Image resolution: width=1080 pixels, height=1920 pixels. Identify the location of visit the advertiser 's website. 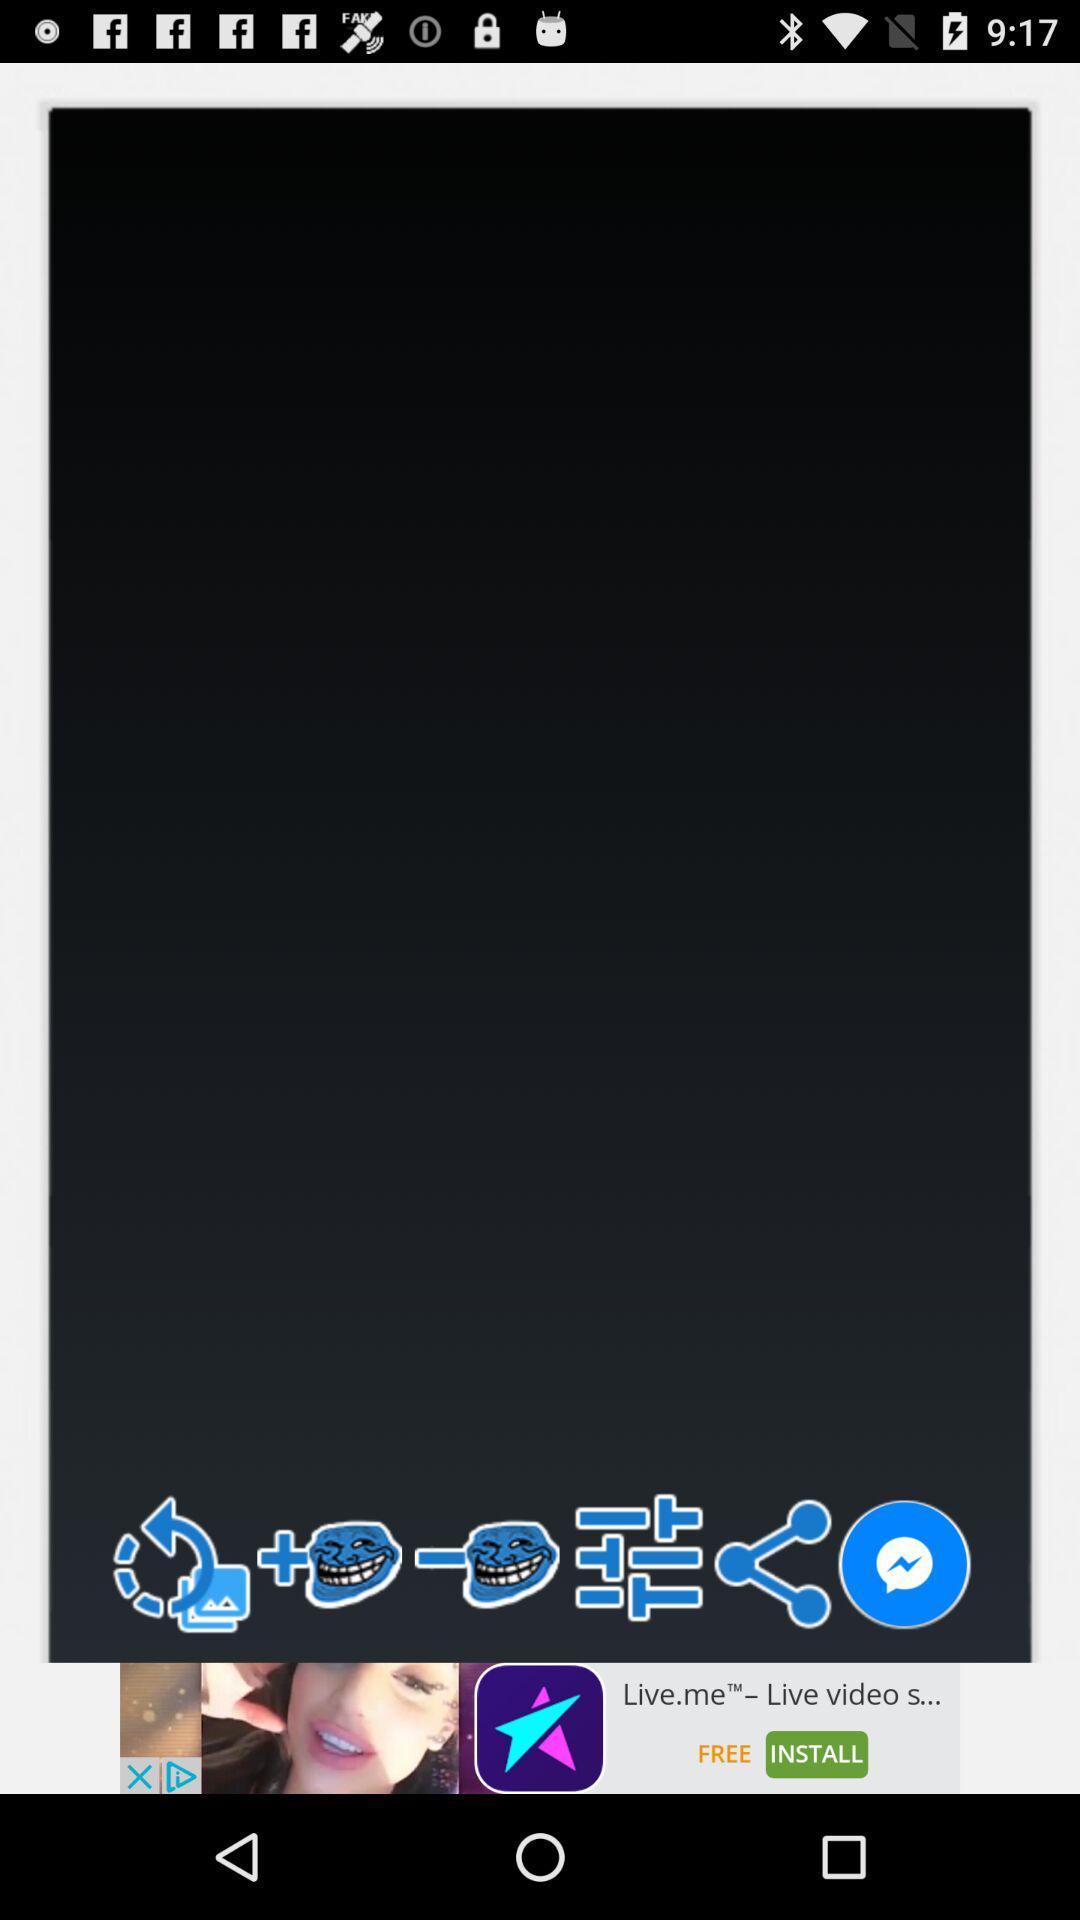
(540, 1727).